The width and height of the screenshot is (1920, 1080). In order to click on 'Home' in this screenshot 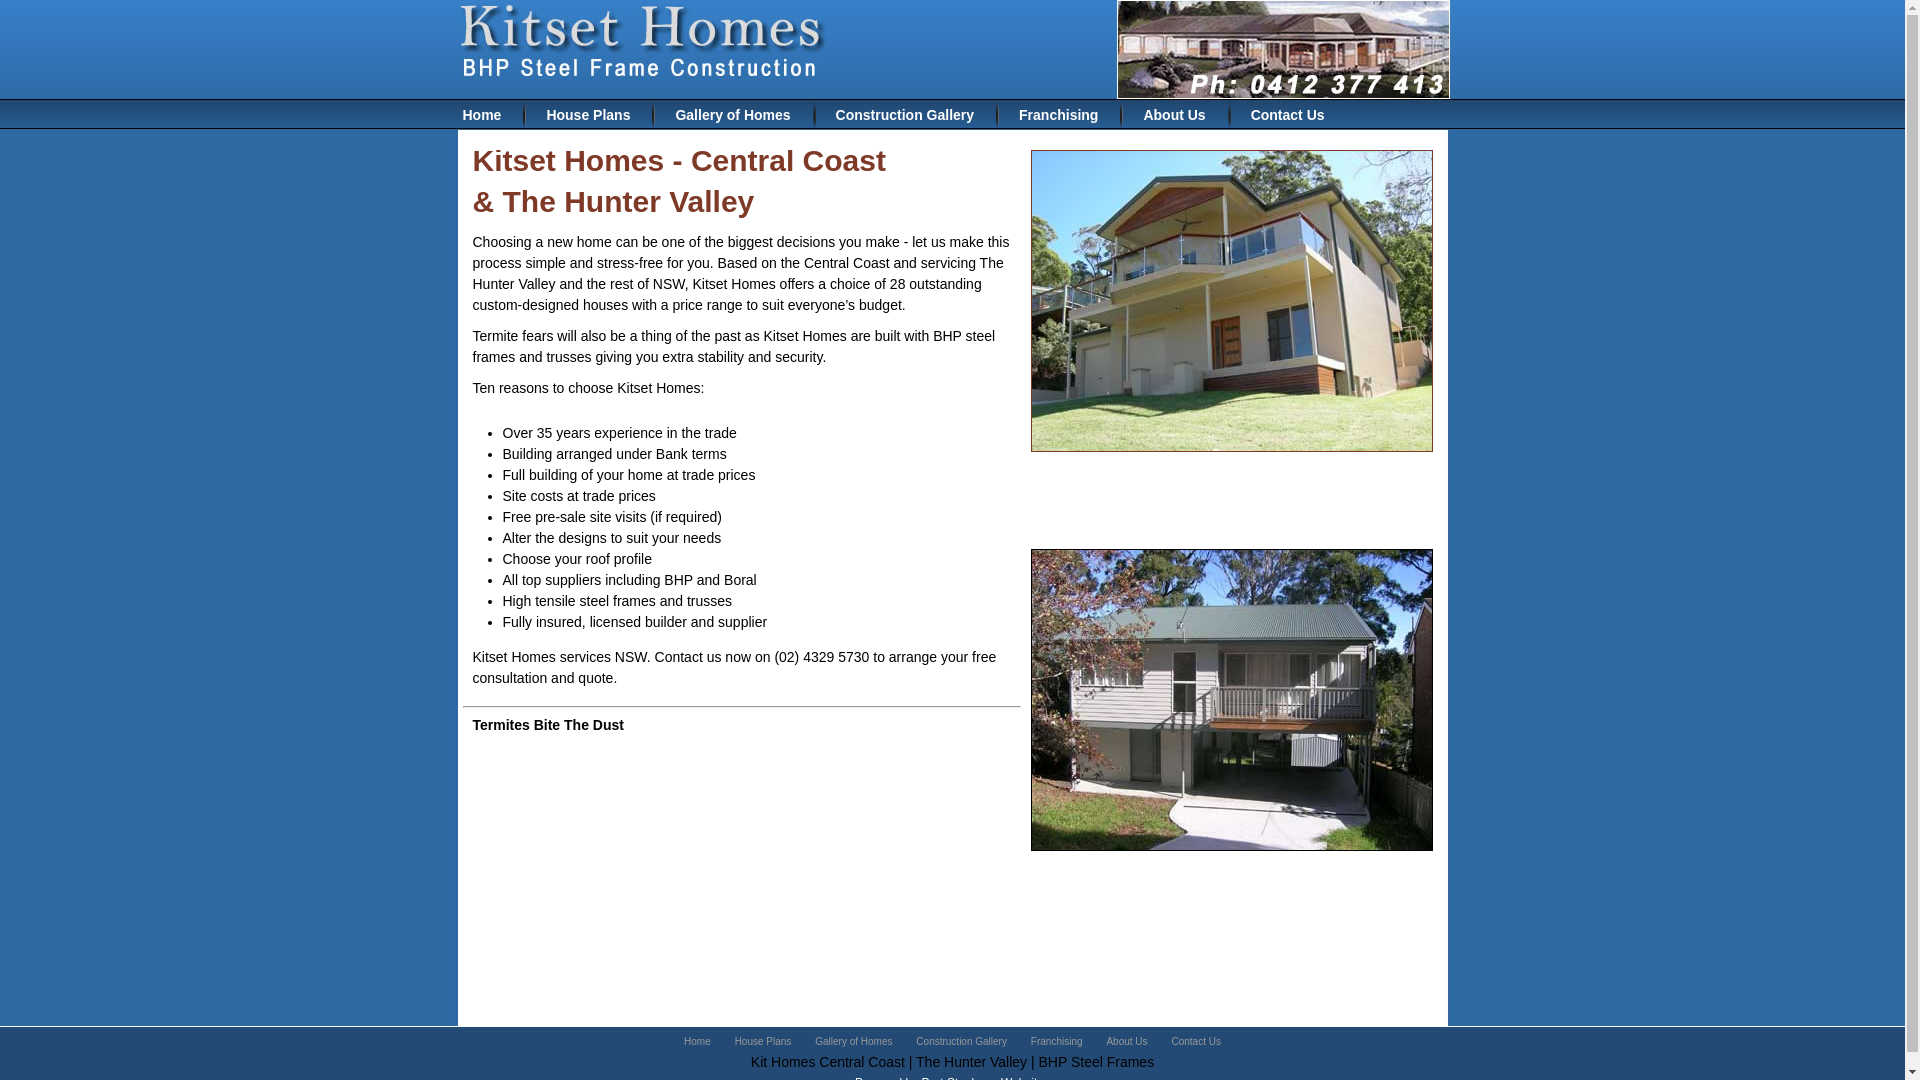, I will do `click(484, 115)`.